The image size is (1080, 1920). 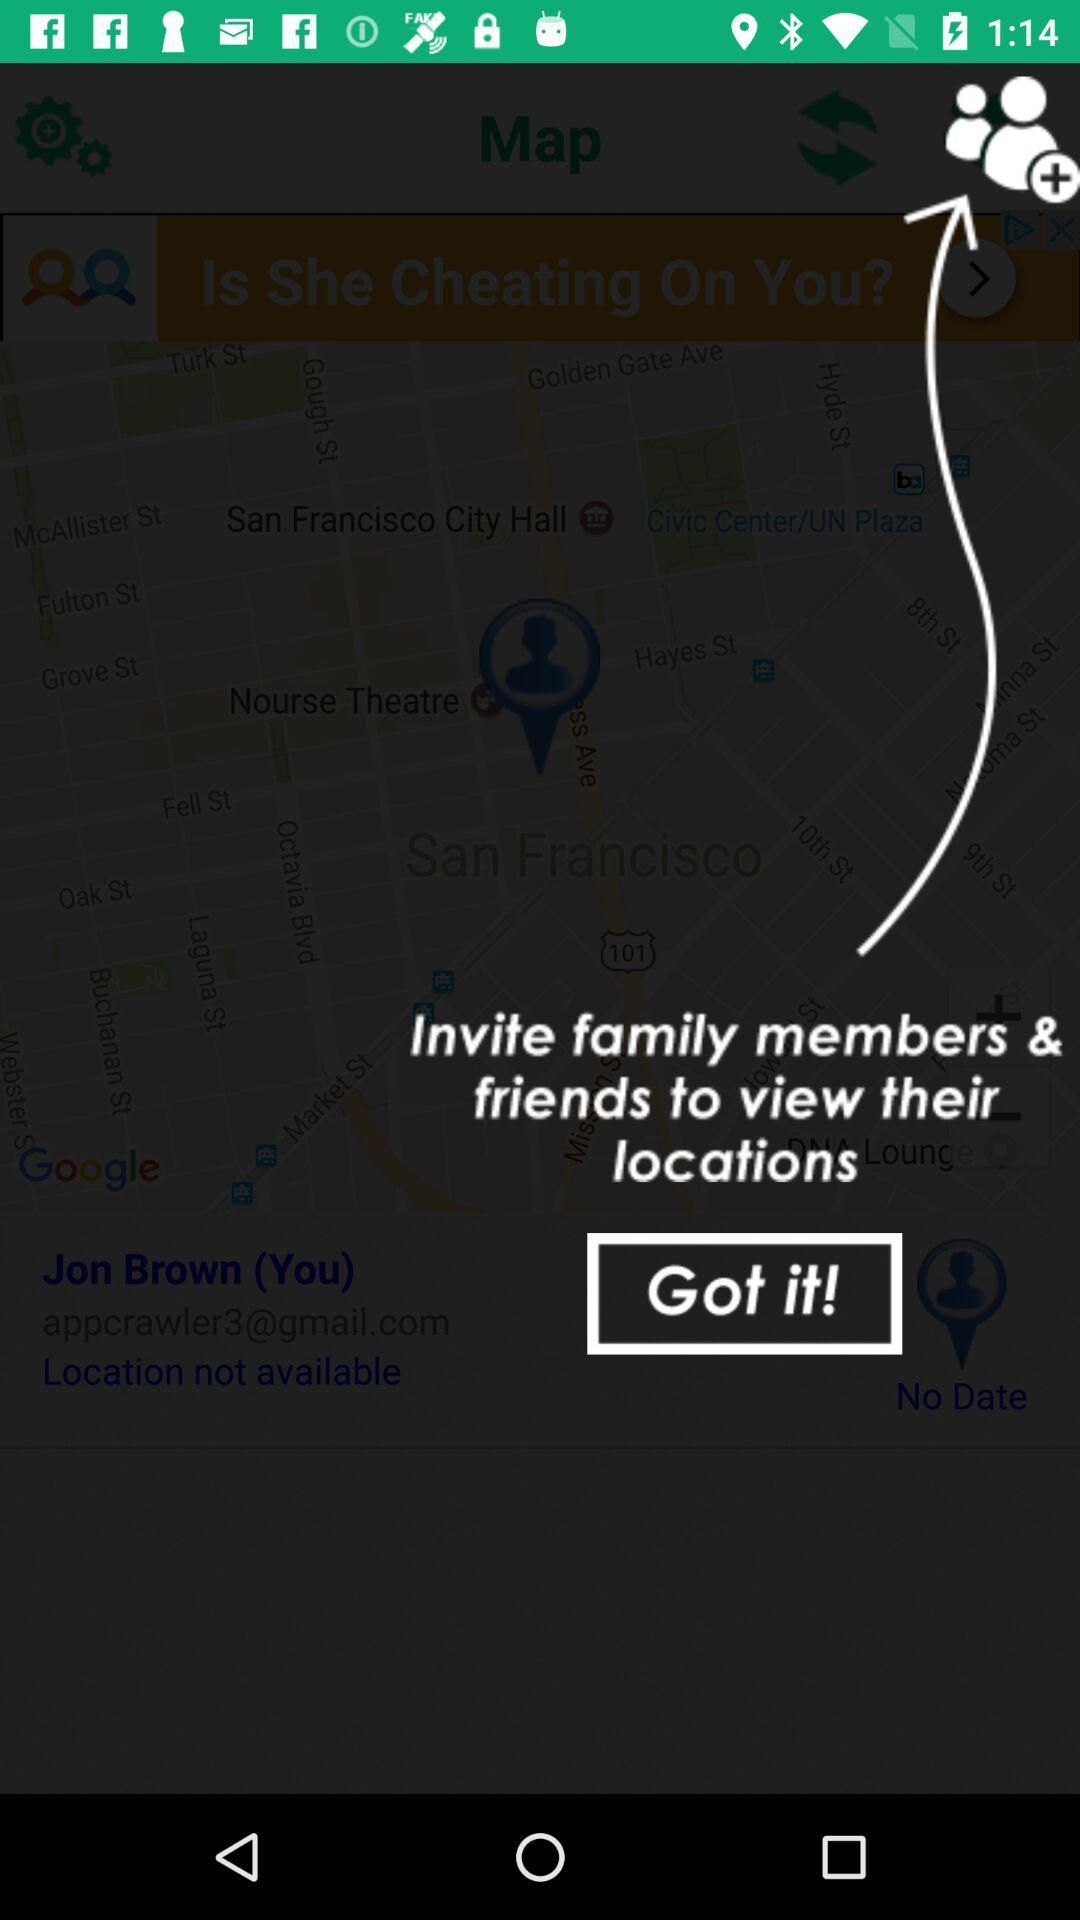 I want to click on find out where she is now, so click(x=540, y=274).